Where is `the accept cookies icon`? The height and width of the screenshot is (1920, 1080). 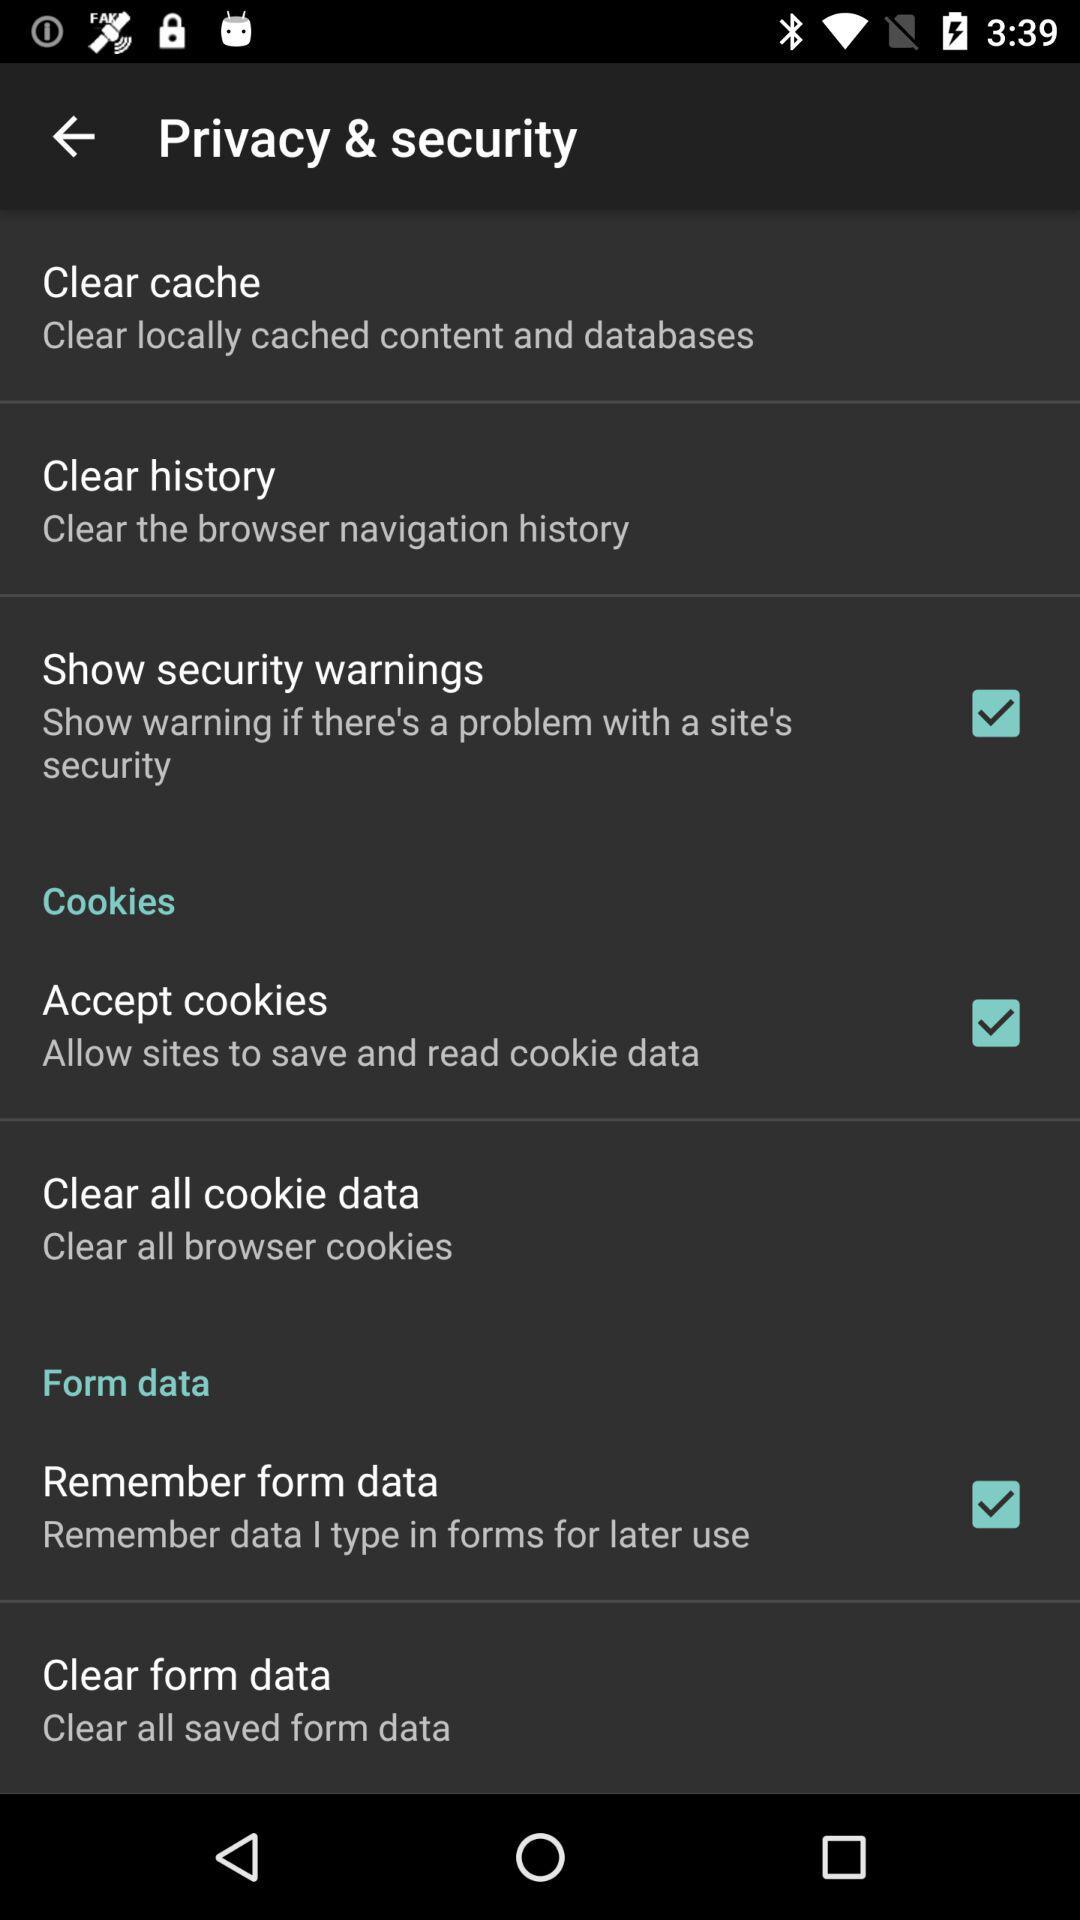 the accept cookies icon is located at coordinates (185, 998).